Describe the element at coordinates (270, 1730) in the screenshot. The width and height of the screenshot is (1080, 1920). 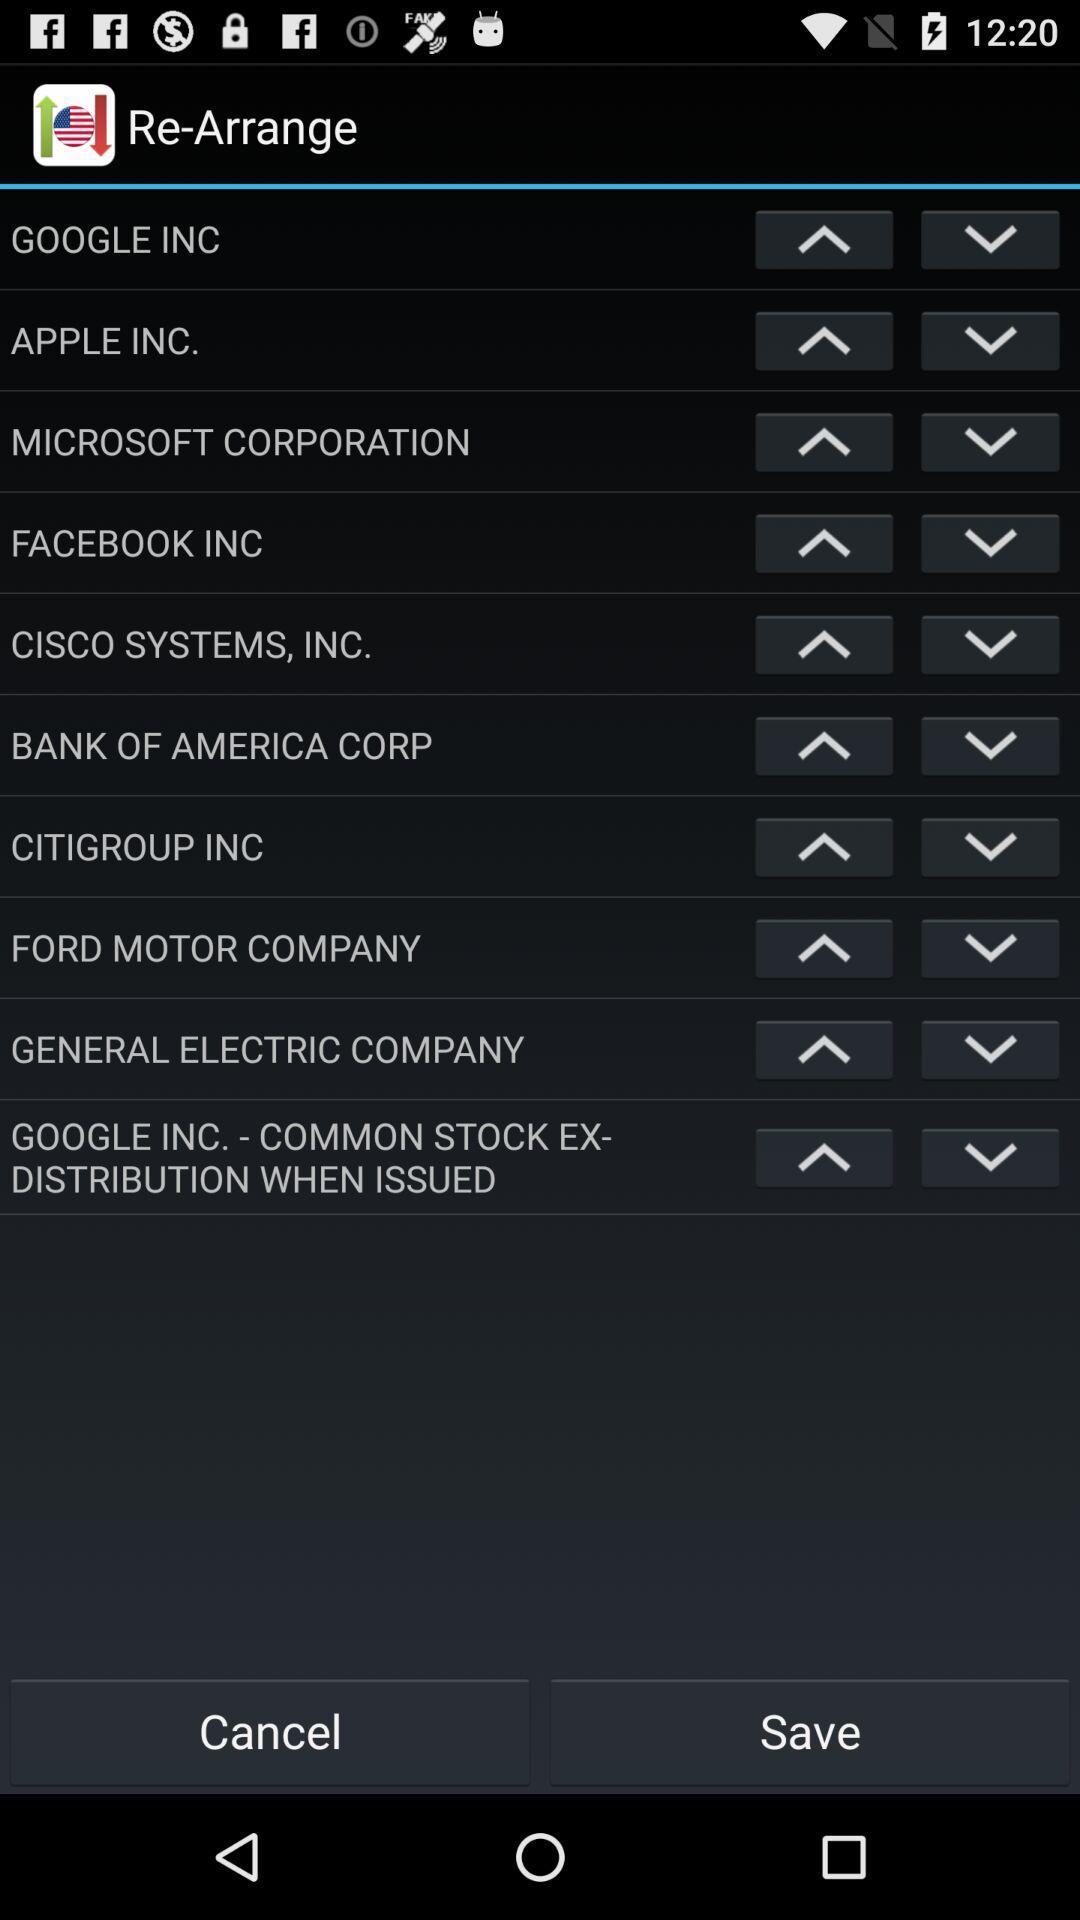
I see `the icon next to the save item` at that location.